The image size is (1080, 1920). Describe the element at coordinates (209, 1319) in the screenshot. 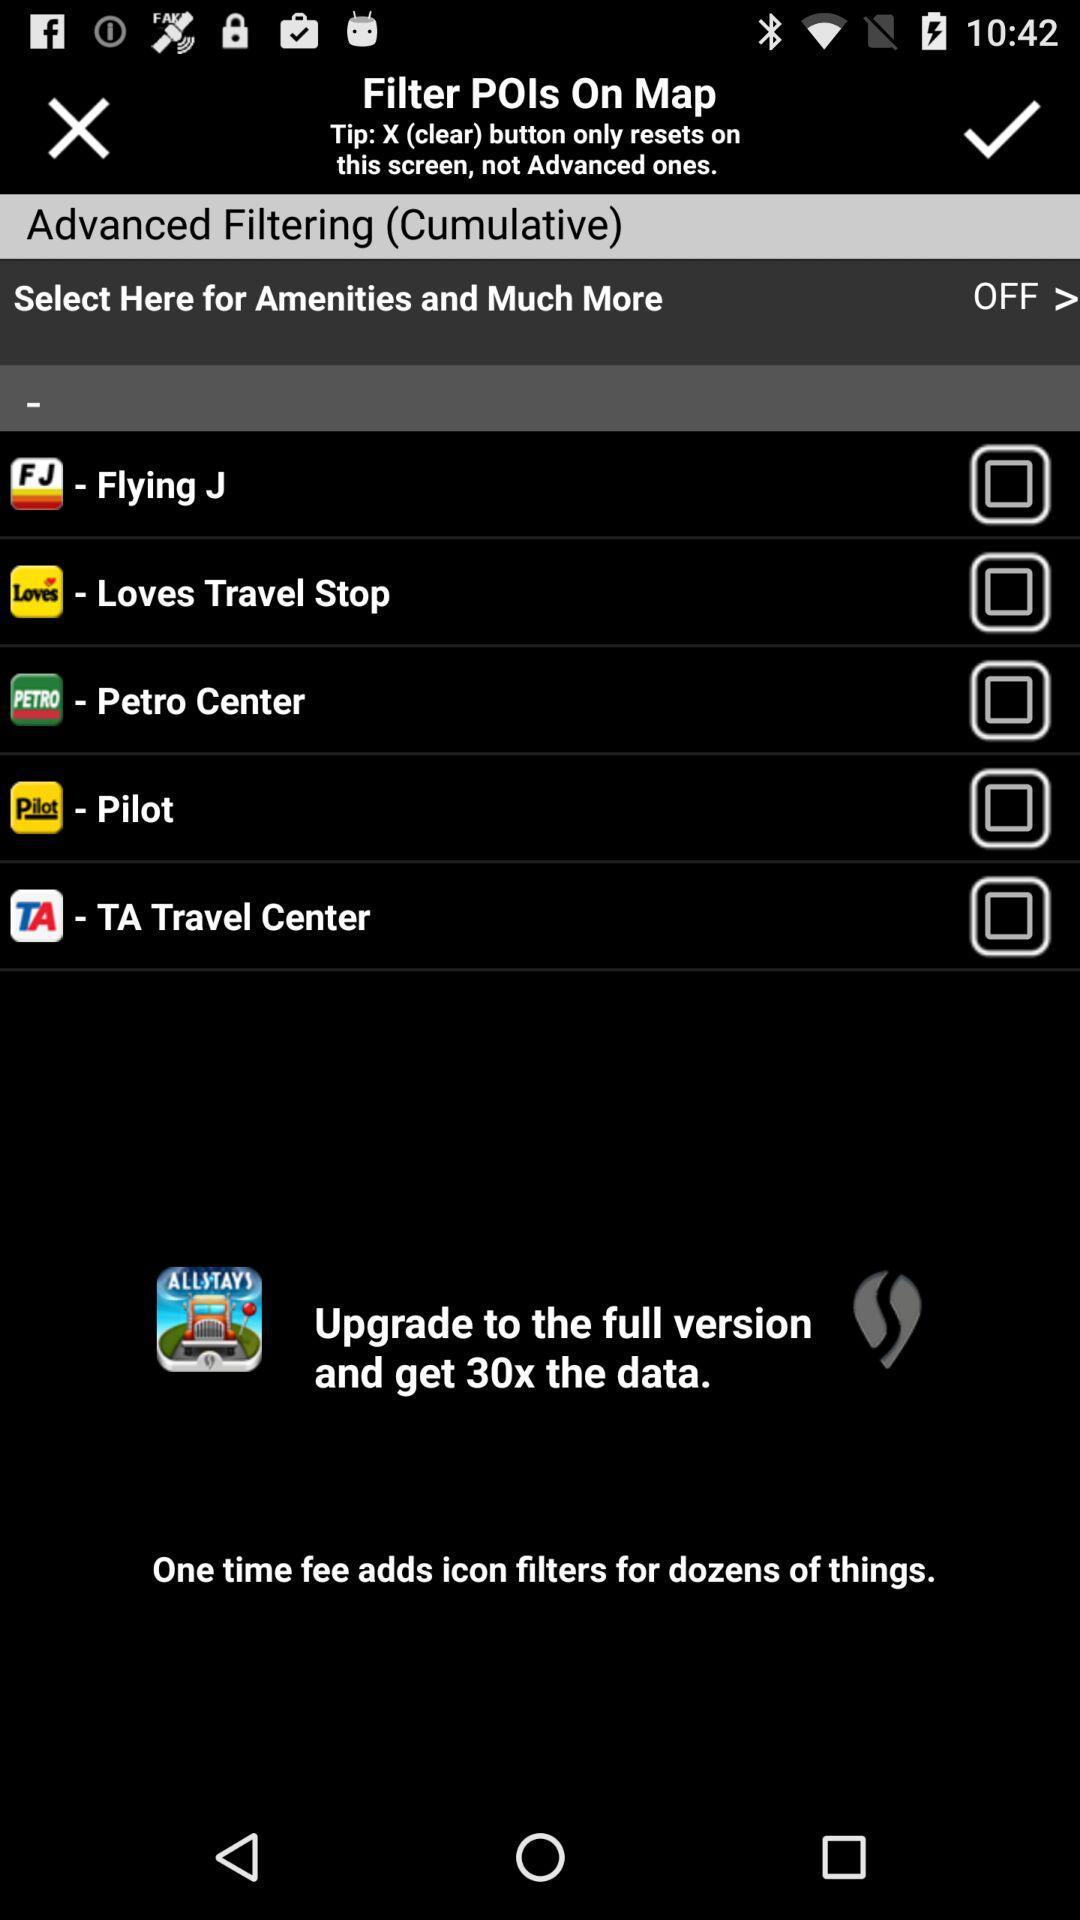

I see `to upgrade` at that location.